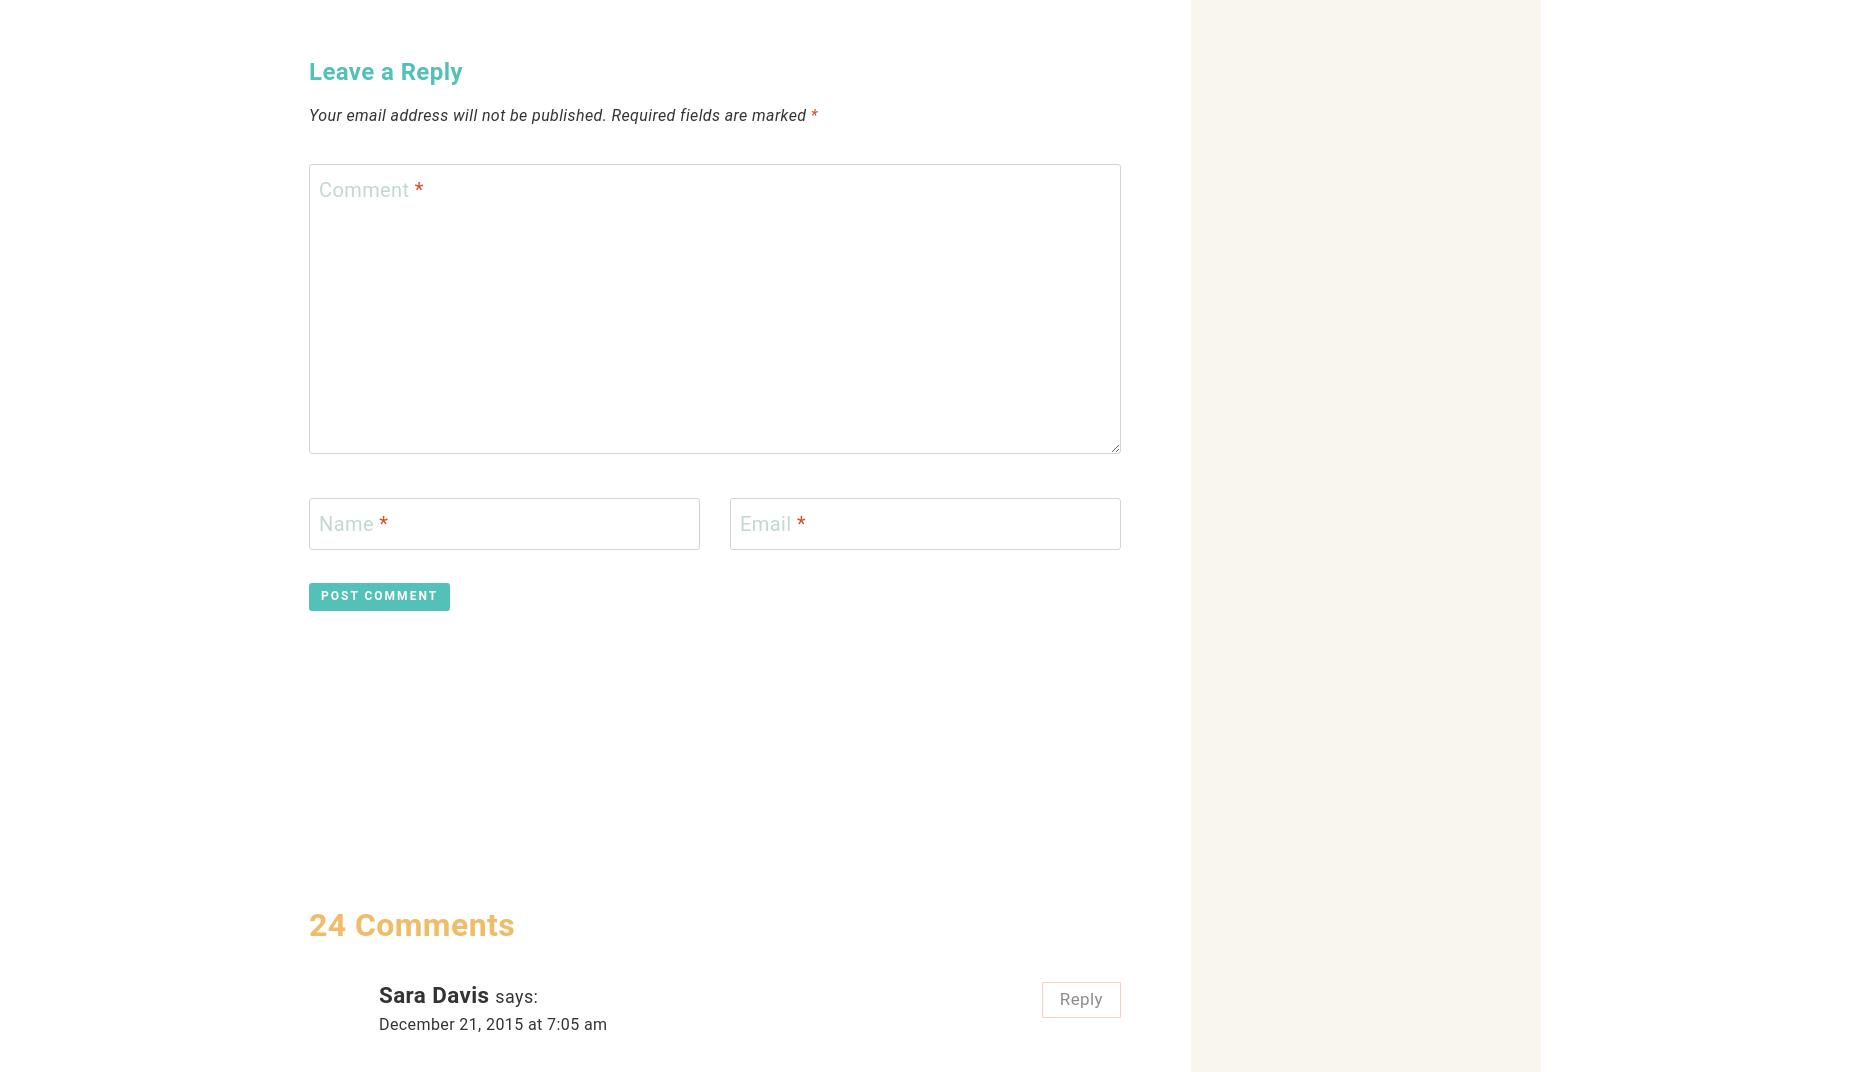  What do you see at coordinates (433, 994) in the screenshot?
I see `'Sara Davis'` at bounding box center [433, 994].